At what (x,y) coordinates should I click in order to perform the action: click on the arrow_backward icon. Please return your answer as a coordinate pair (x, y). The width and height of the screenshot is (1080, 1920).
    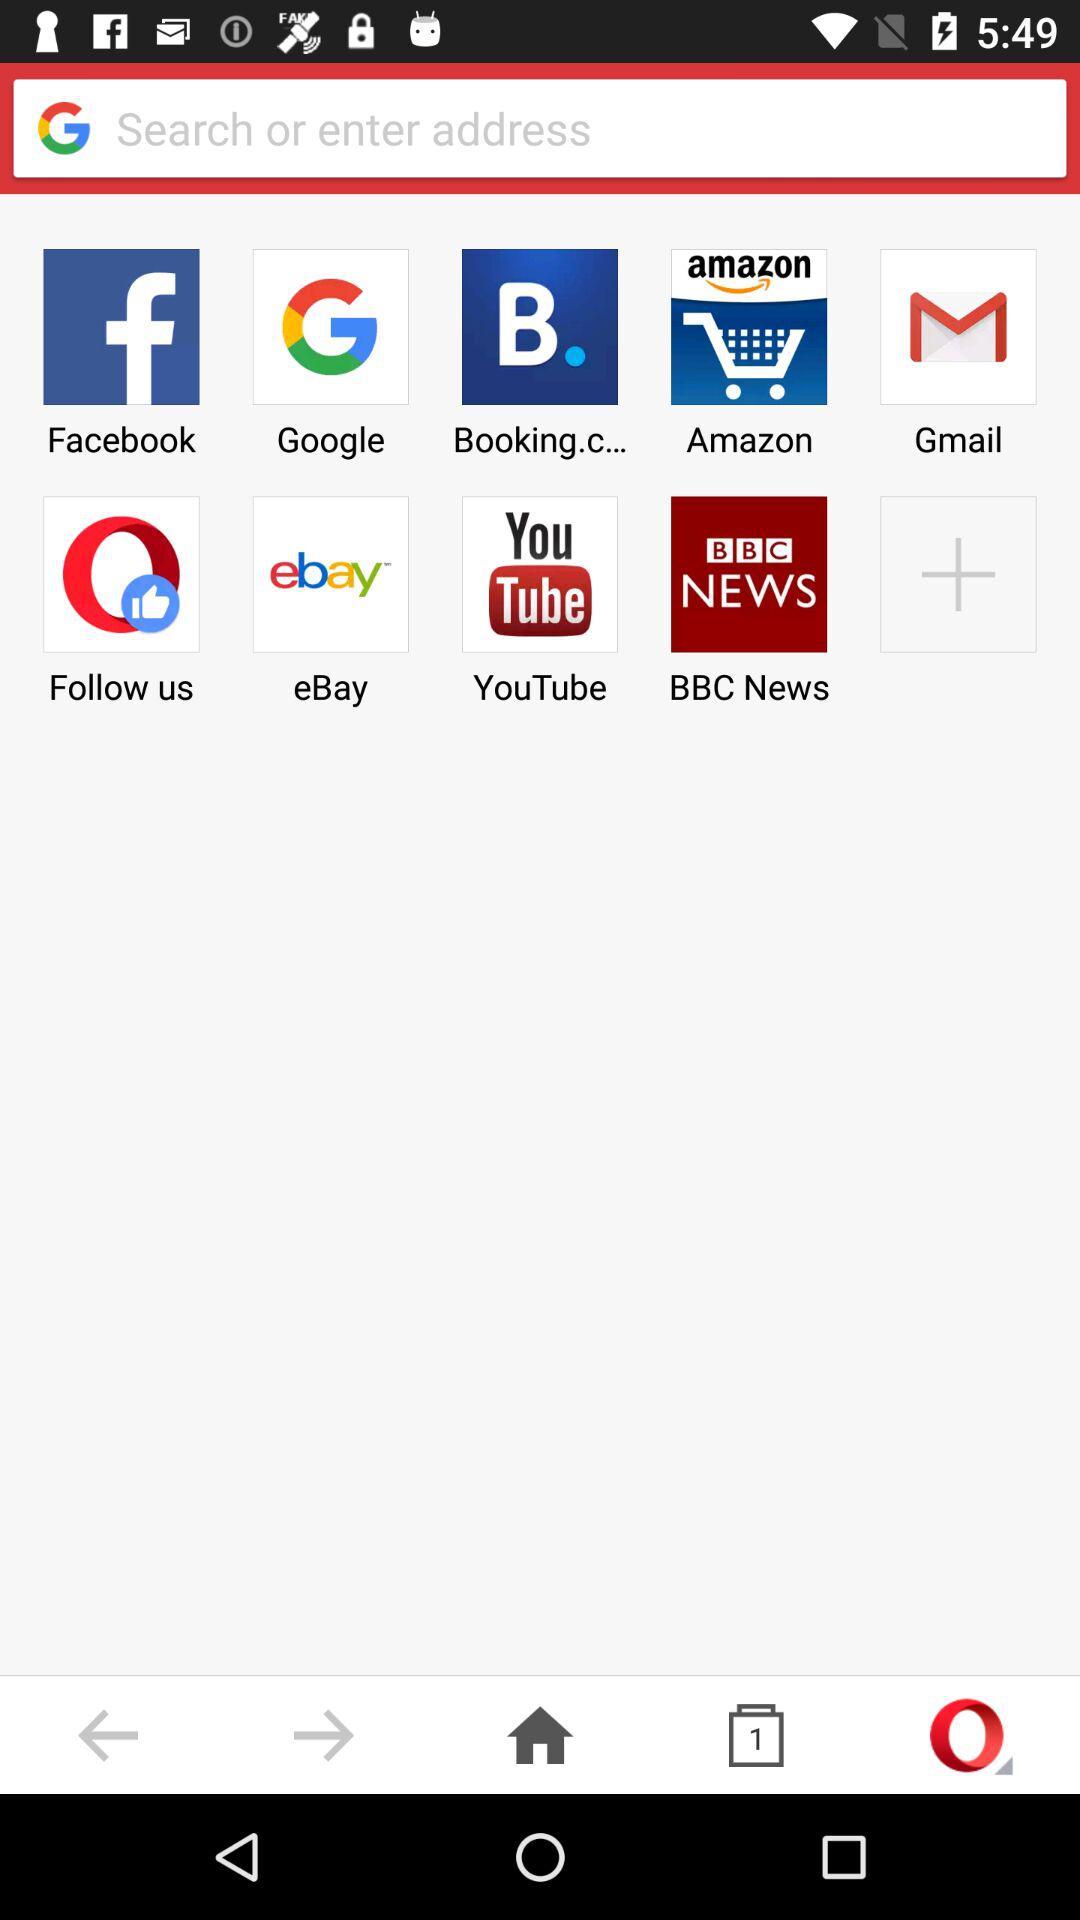
    Looking at the image, I should click on (108, 1734).